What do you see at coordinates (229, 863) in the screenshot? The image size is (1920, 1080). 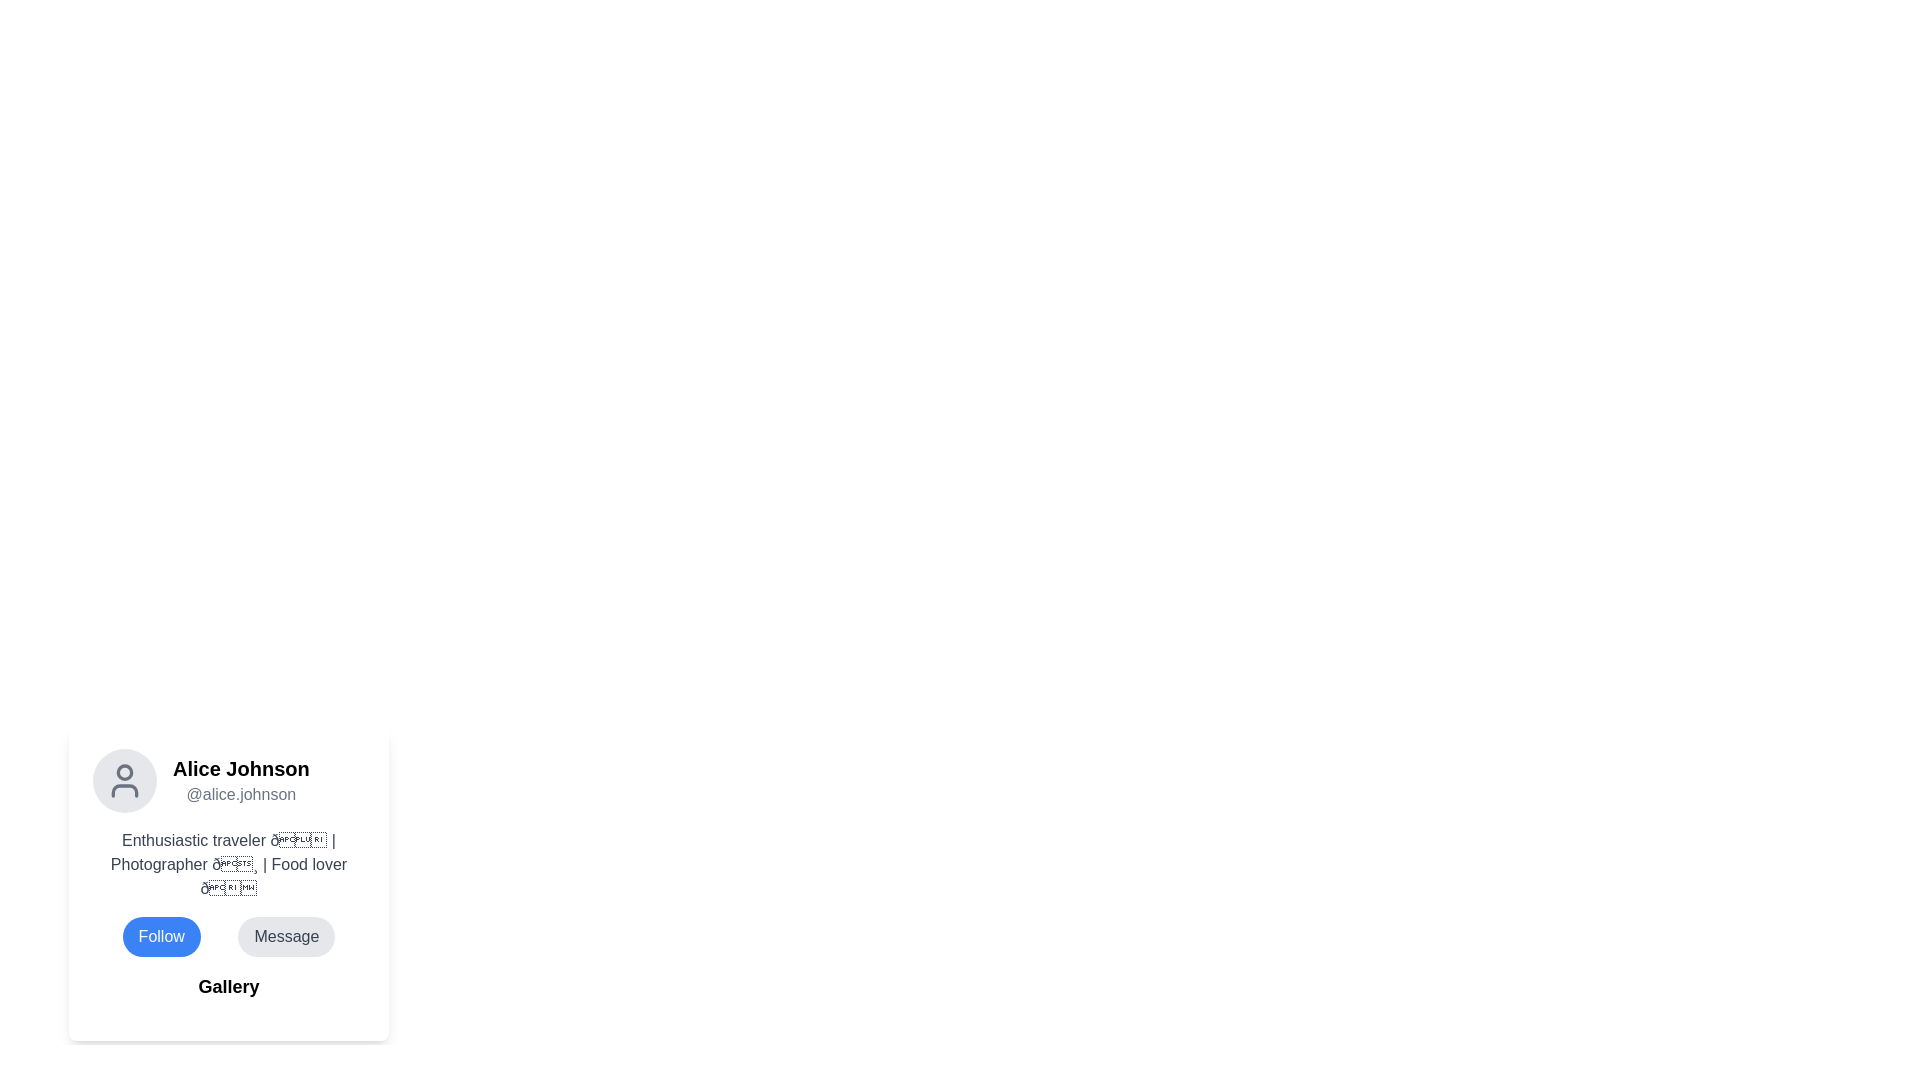 I see `descriptive text block that displays user information, positioned below the username and above the 'Follow' and 'Message' buttons` at bounding box center [229, 863].